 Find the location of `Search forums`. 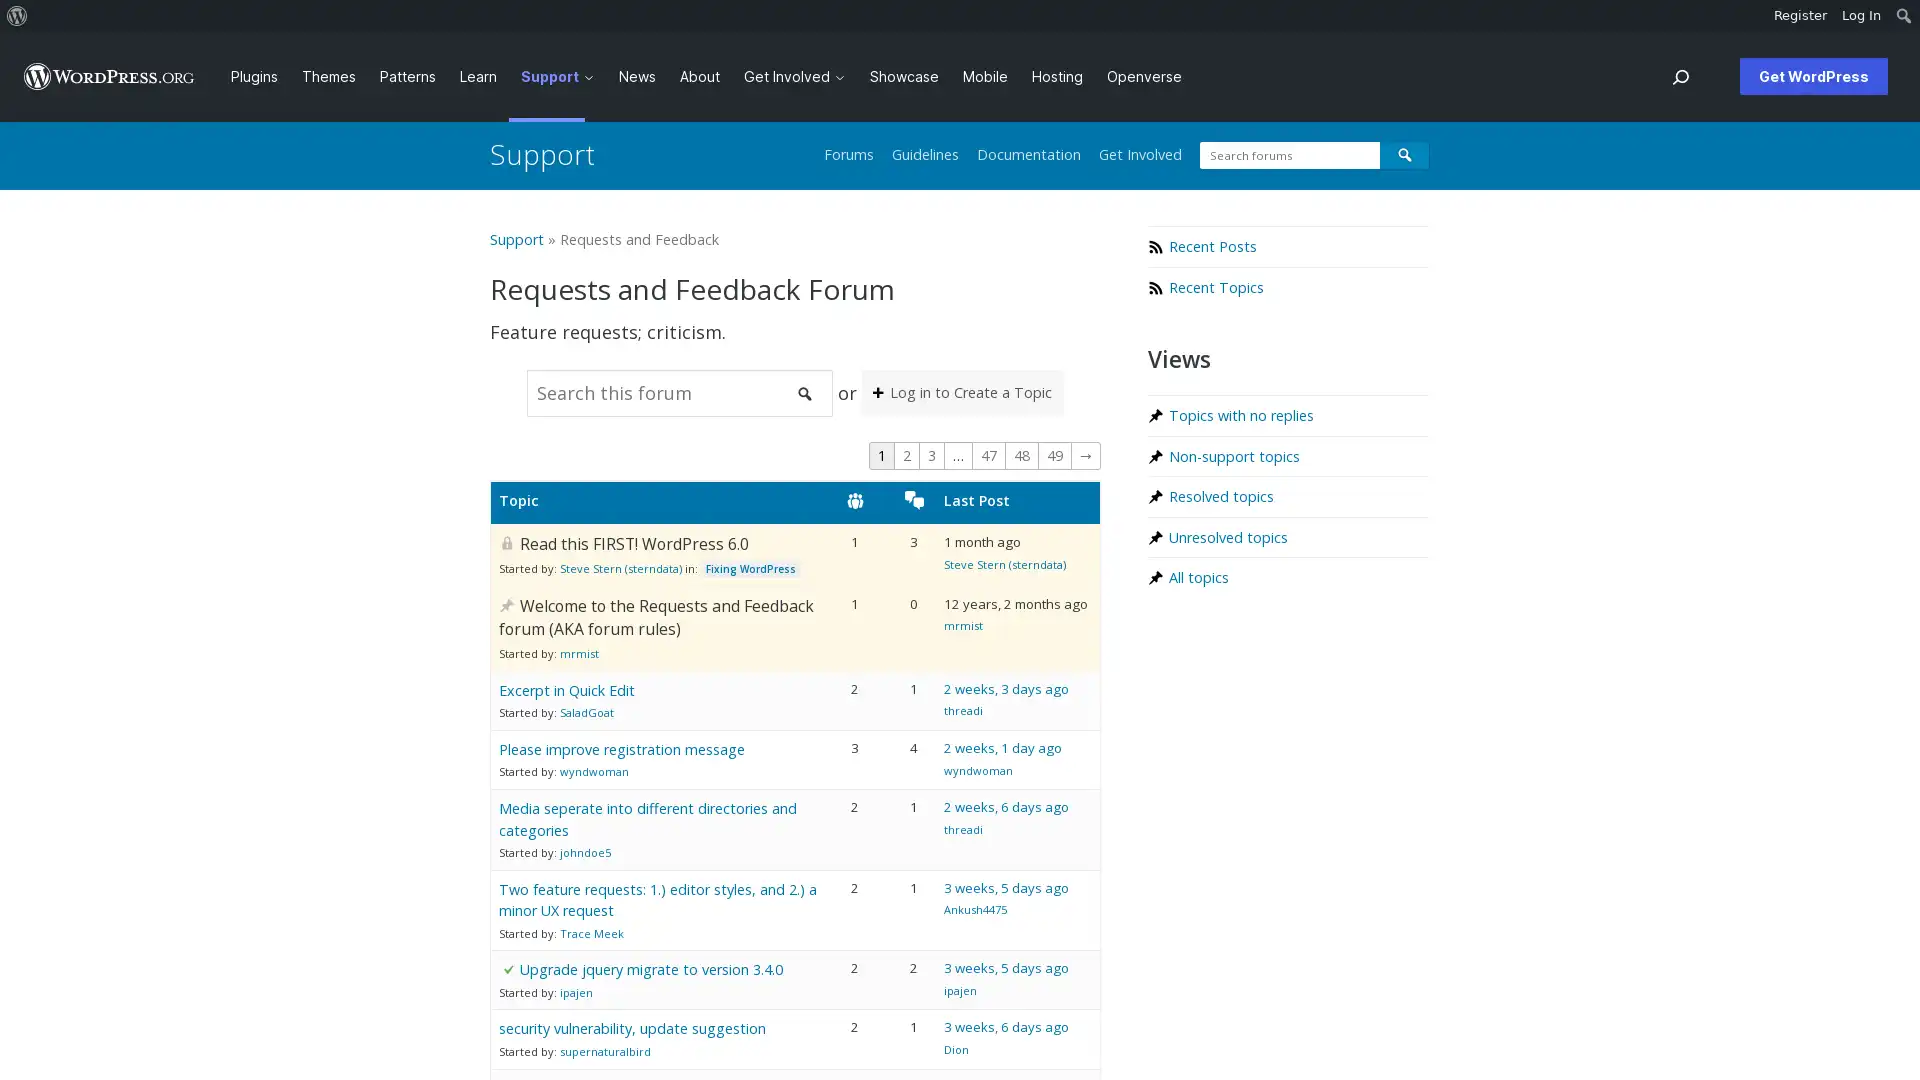

Search forums is located at coordinates (804, 393).